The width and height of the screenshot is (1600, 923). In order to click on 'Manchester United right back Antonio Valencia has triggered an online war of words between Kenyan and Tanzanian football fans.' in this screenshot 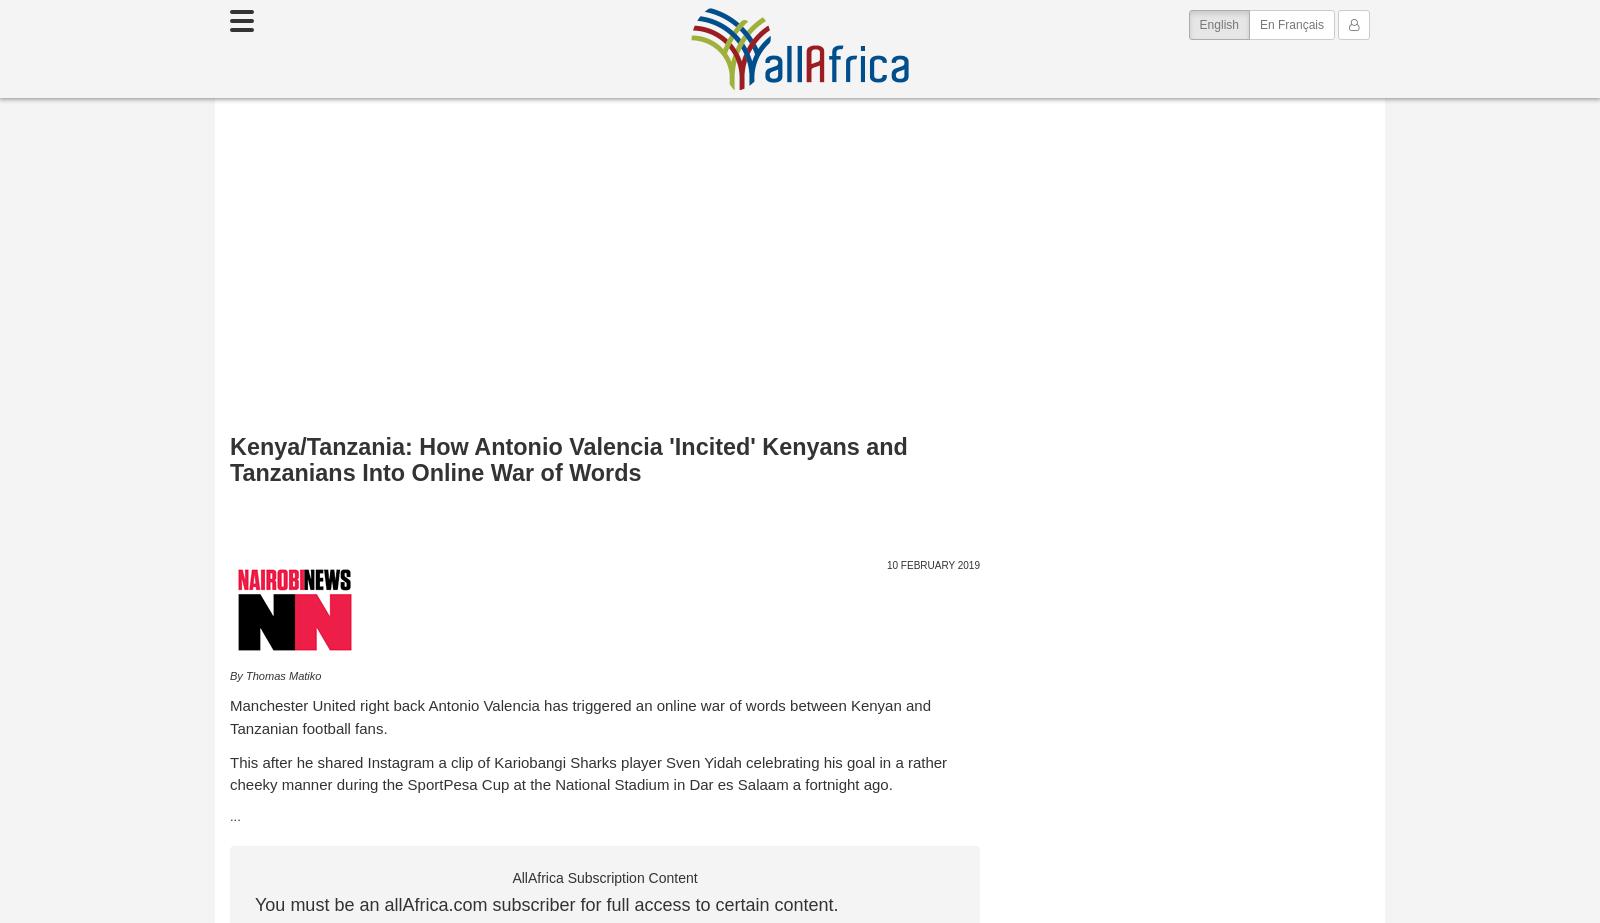, I will do `click(579, 715)`.